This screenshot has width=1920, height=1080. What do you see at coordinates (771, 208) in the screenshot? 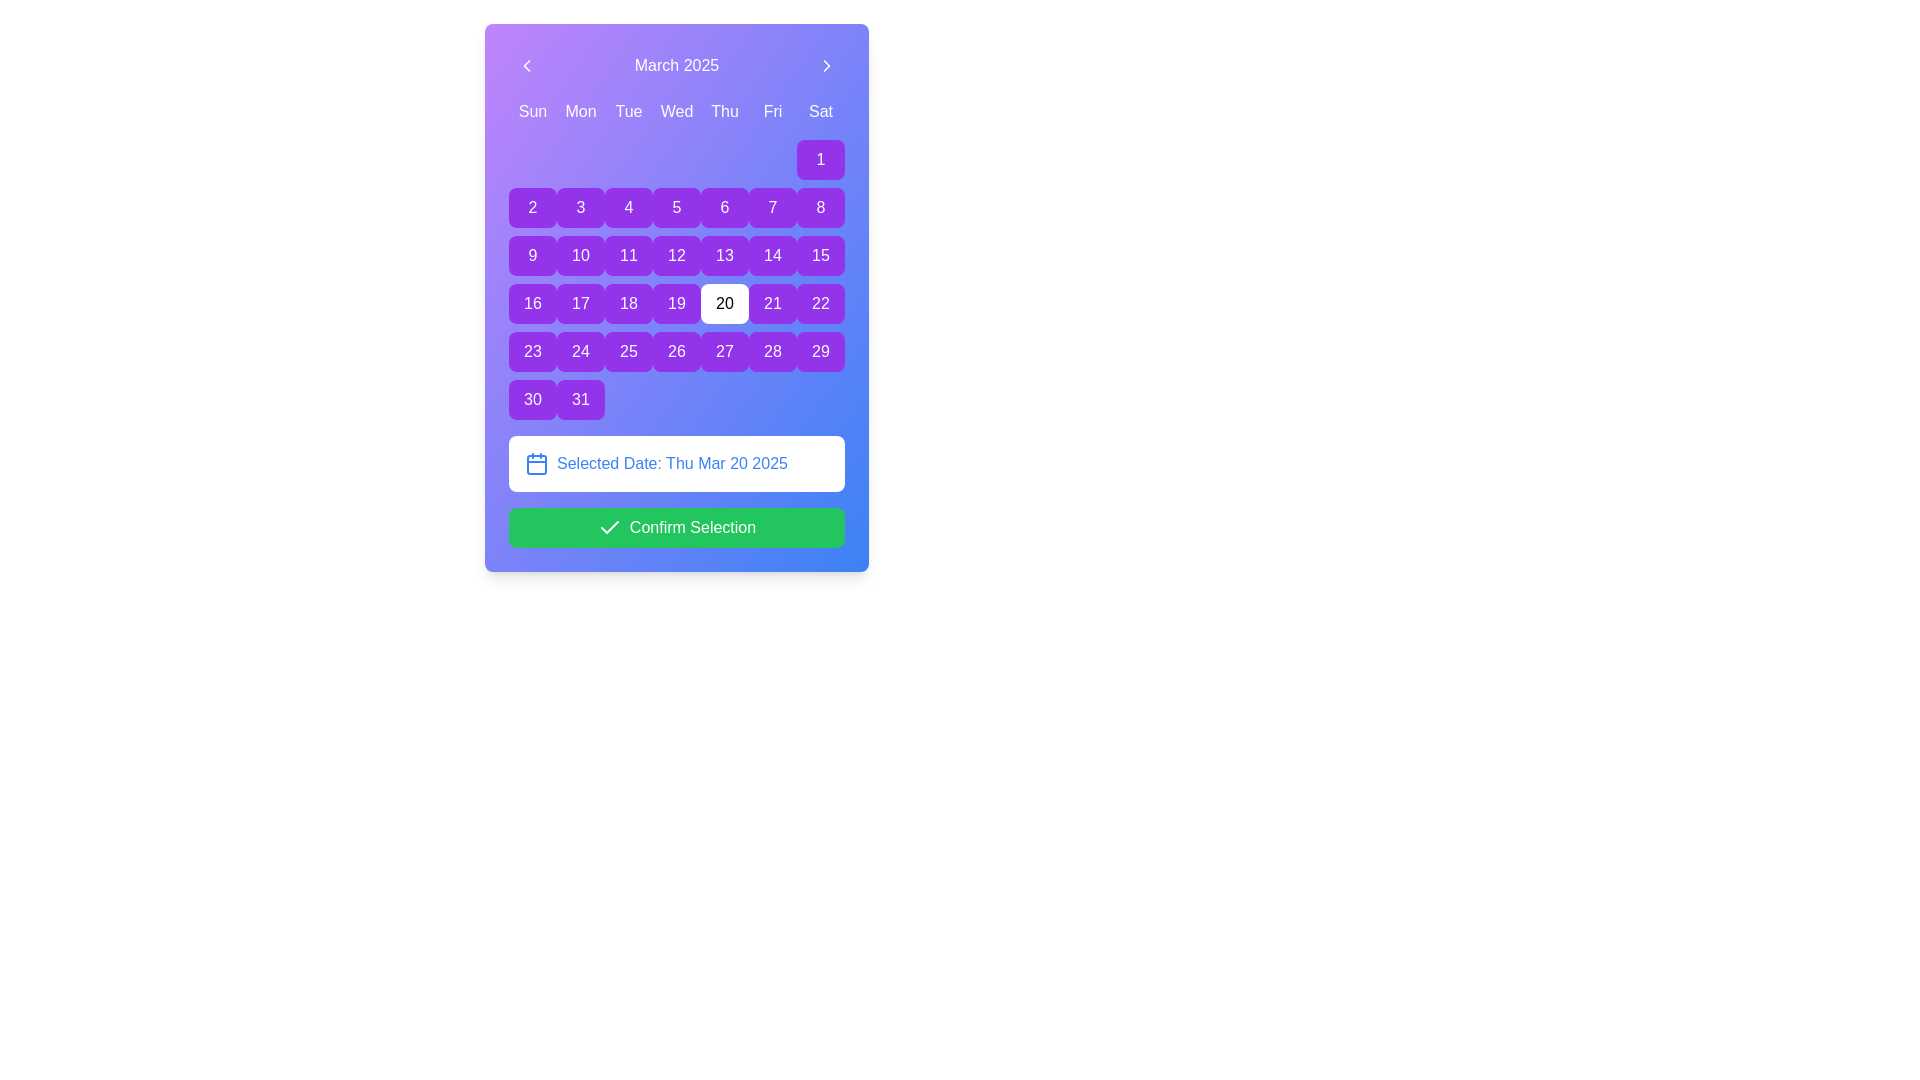
I see `the button representing the date 7th of the currently displayed month in the calendar` at bounding box center [771, 208].